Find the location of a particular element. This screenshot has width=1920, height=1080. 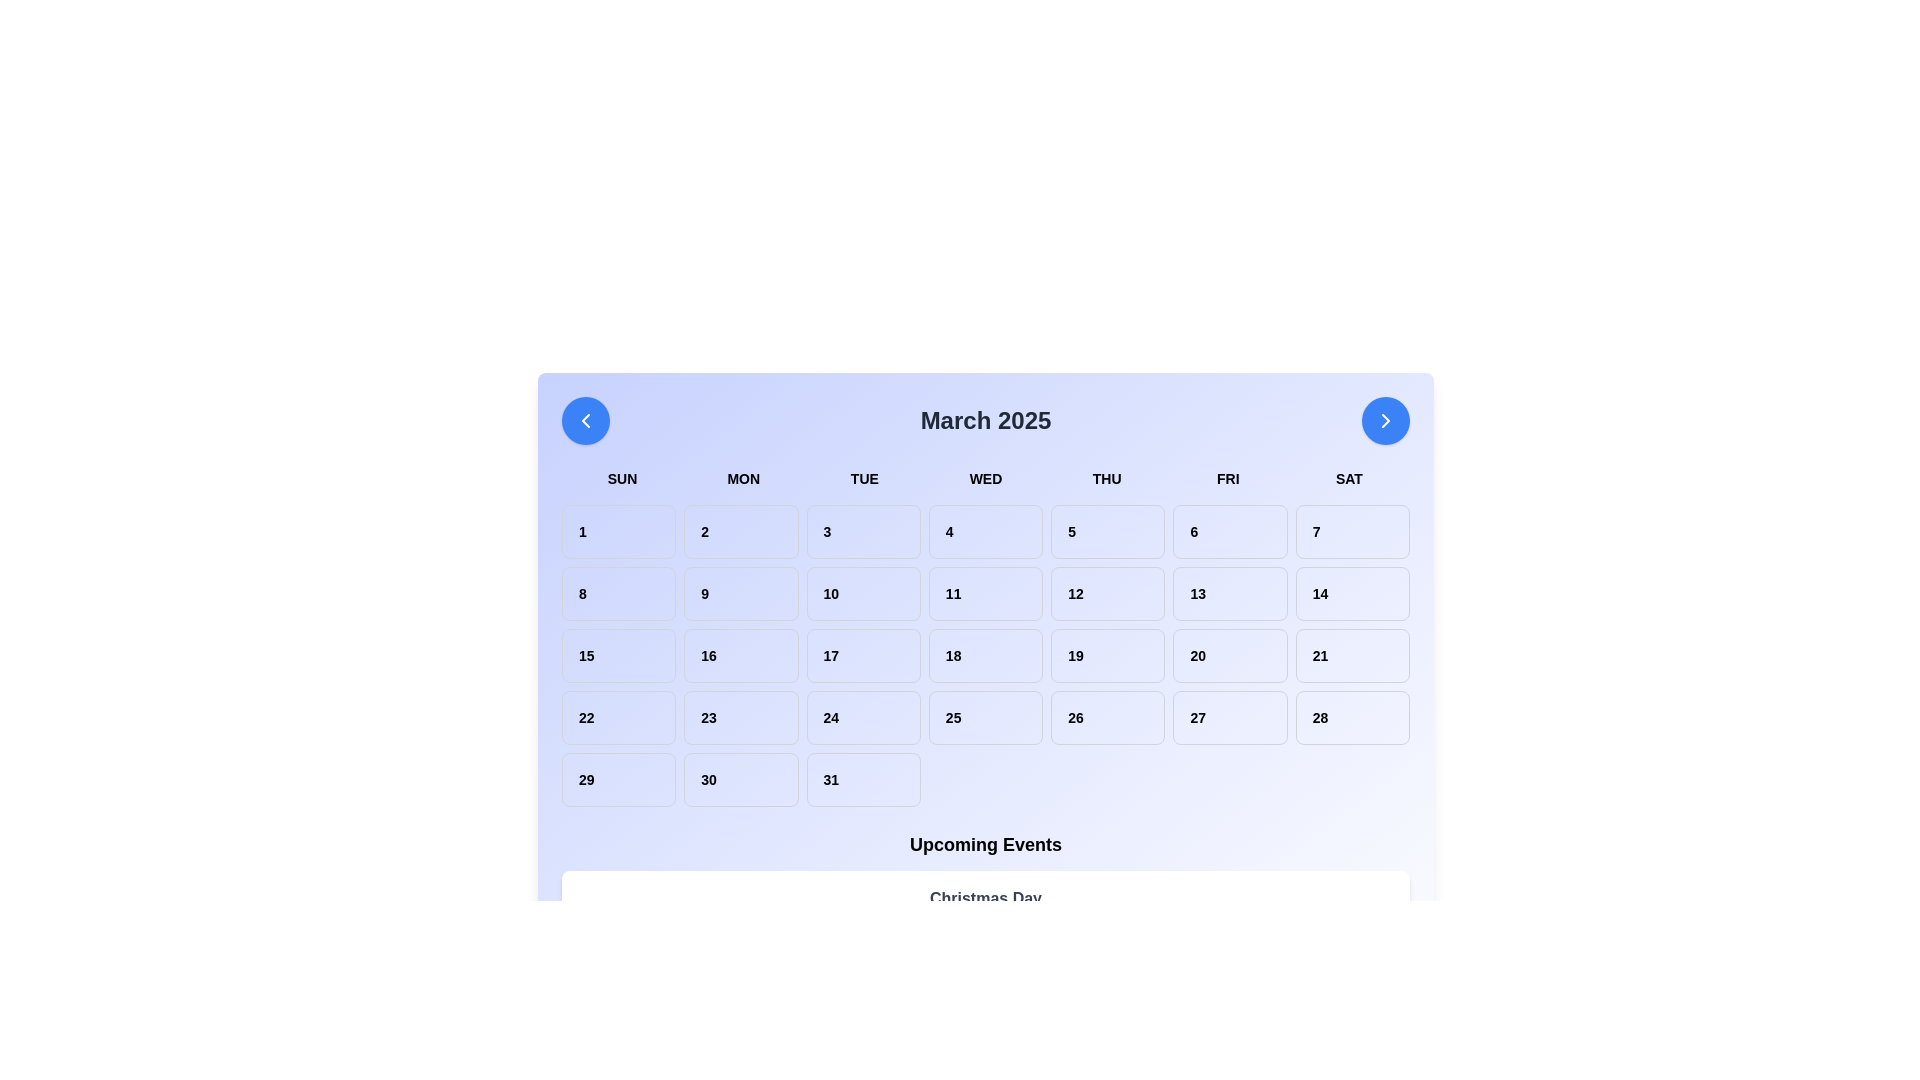

the navigation button with a chevron icon located at the far left of the interface, embedded within a circular blue button, by is located at coordinates (584, 419).